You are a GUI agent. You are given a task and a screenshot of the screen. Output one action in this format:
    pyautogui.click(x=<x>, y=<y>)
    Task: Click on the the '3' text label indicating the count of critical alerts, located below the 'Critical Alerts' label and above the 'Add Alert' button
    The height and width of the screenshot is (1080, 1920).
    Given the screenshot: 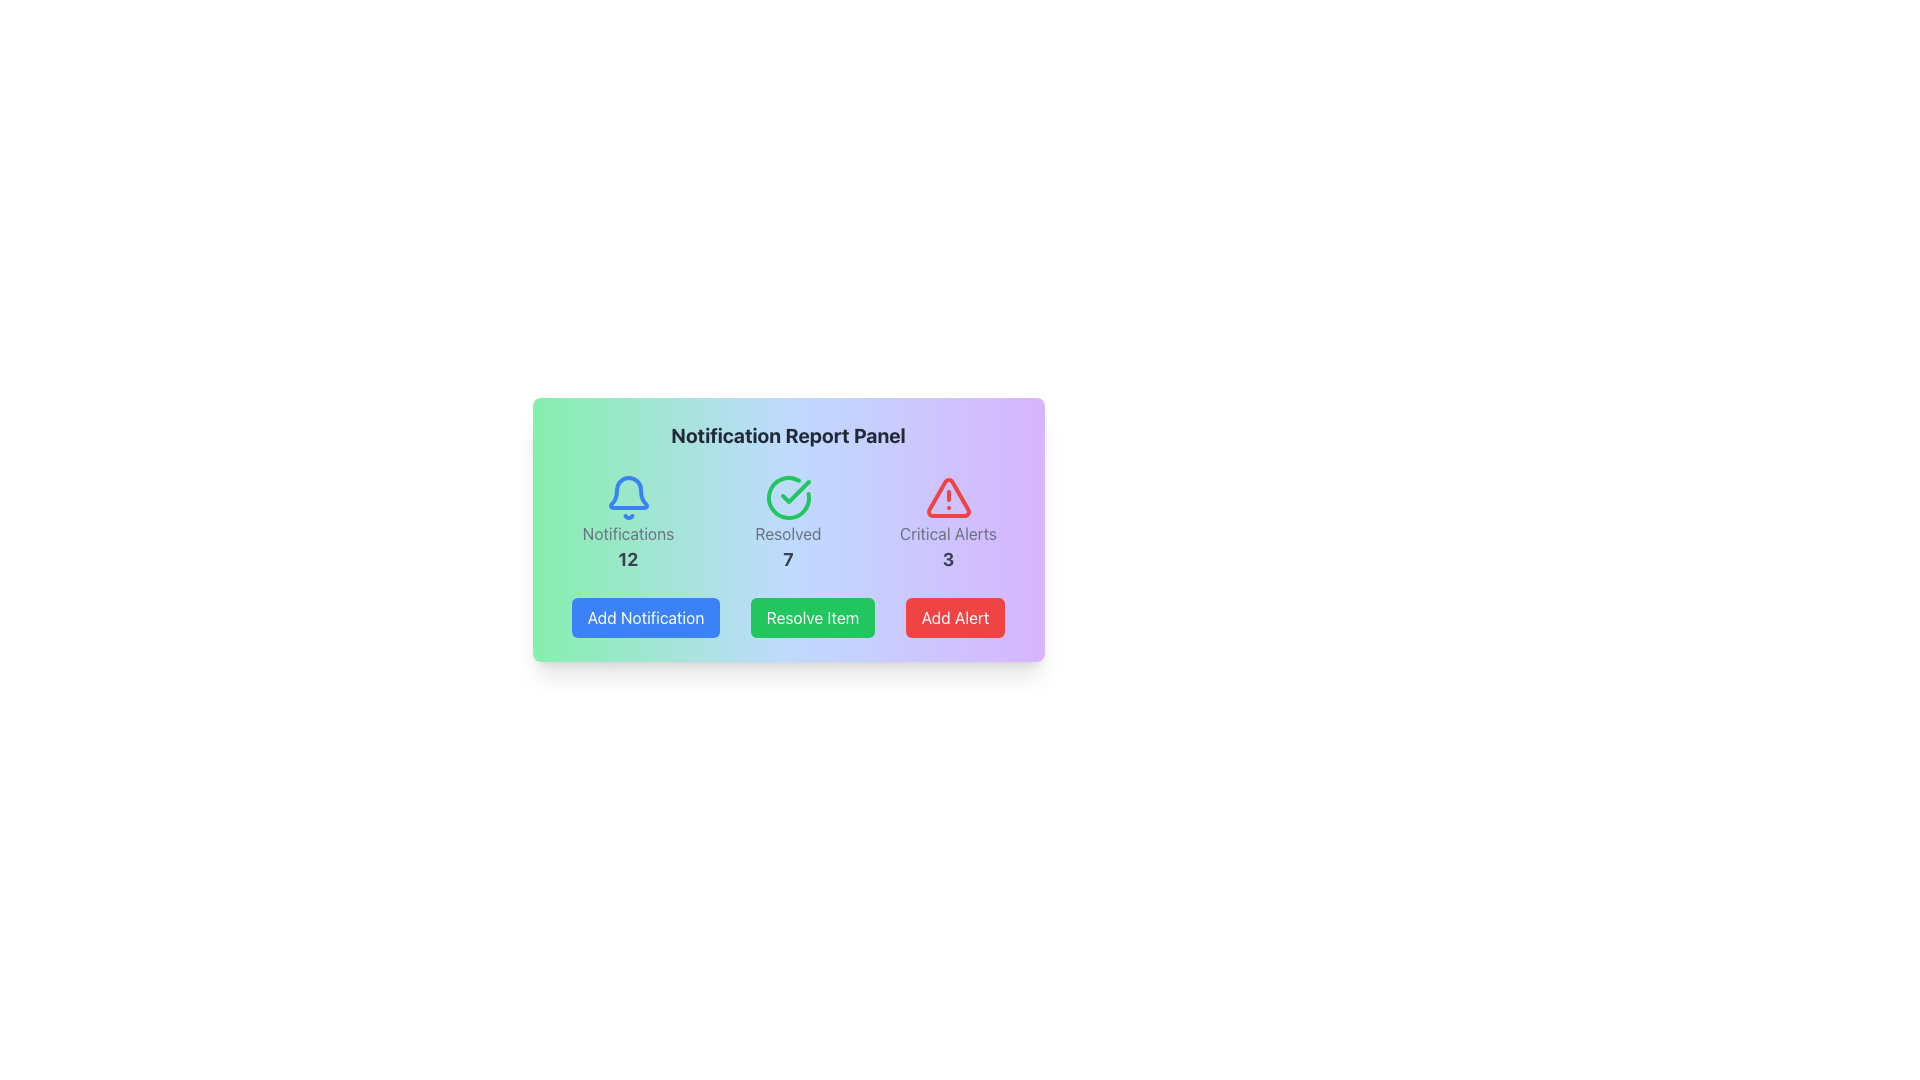 What is the action you would take?
    pyautogui.click(x=947, y=559)
    